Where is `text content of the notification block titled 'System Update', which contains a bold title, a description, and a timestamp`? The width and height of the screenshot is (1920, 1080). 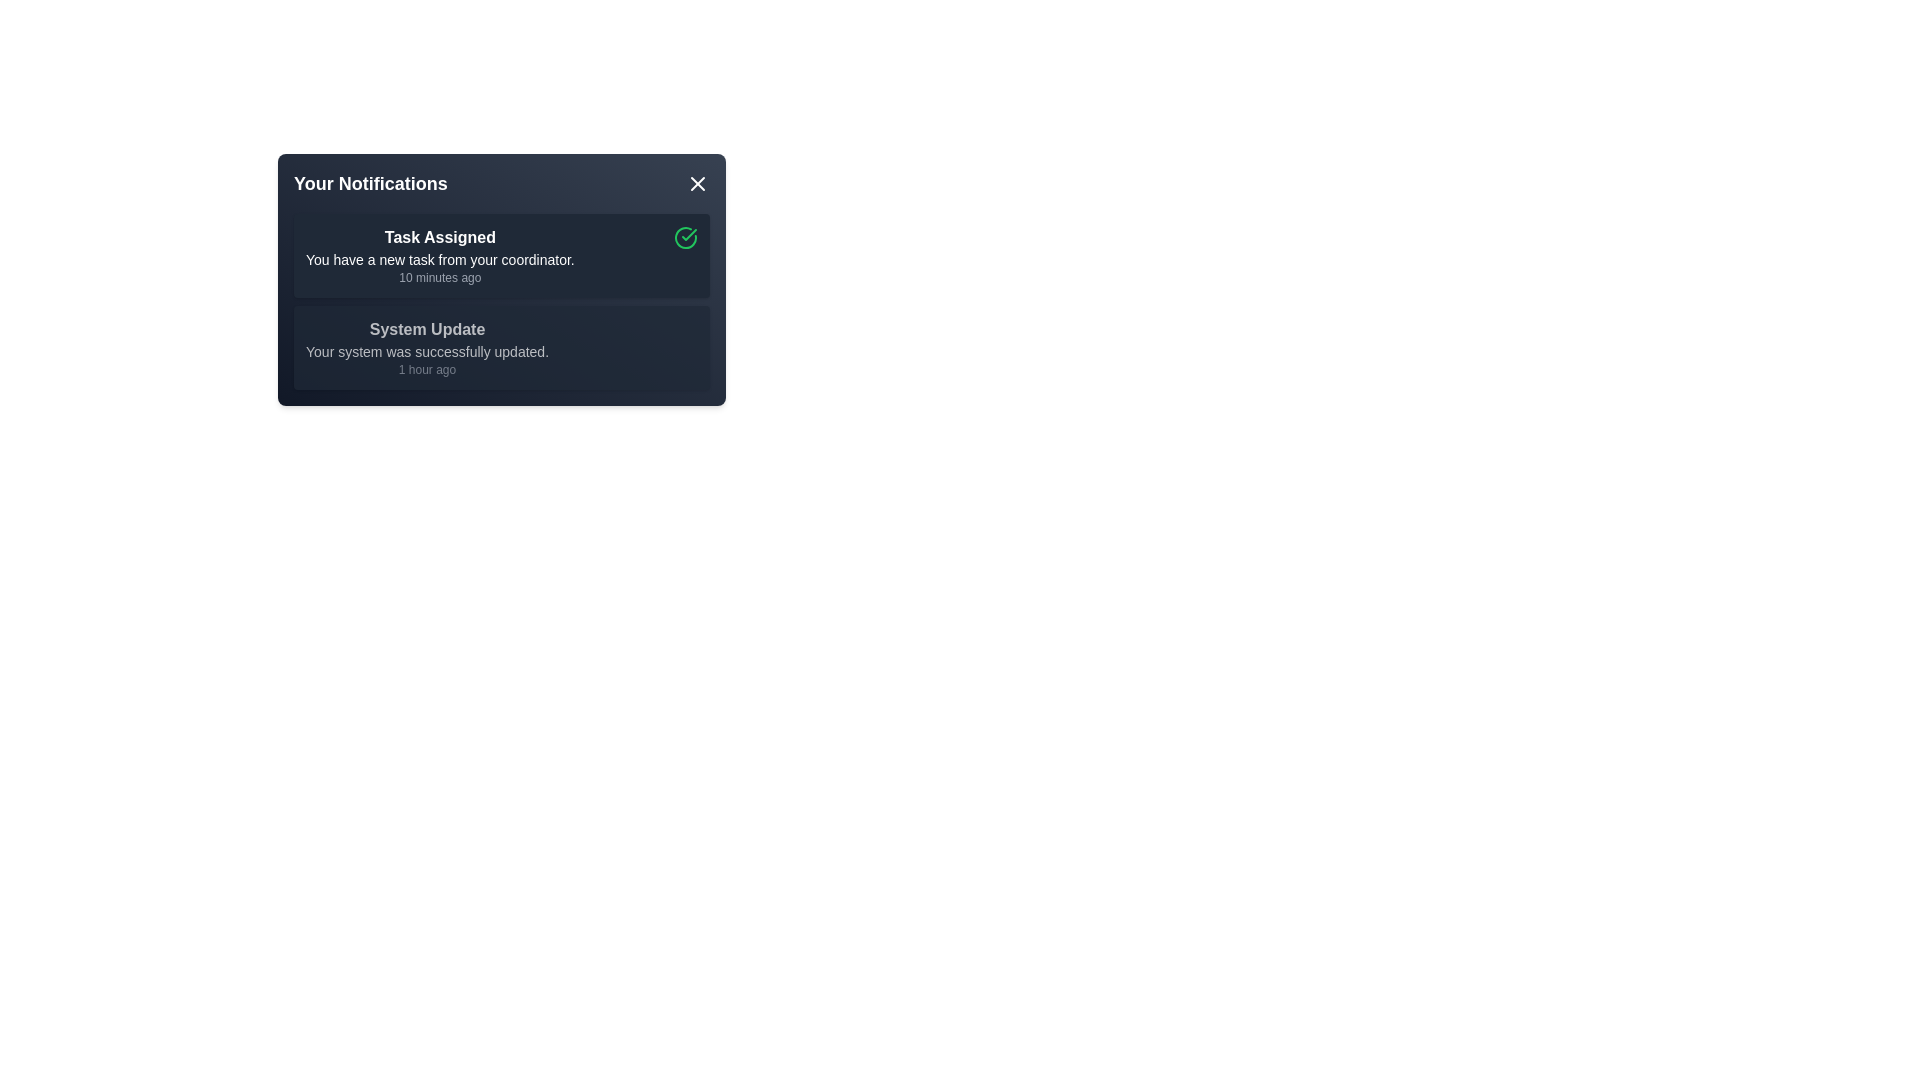 text content of the notification block titled 'System Update', which contains a bold title, a description, and a timestamp is located at coordinates (426, 346).